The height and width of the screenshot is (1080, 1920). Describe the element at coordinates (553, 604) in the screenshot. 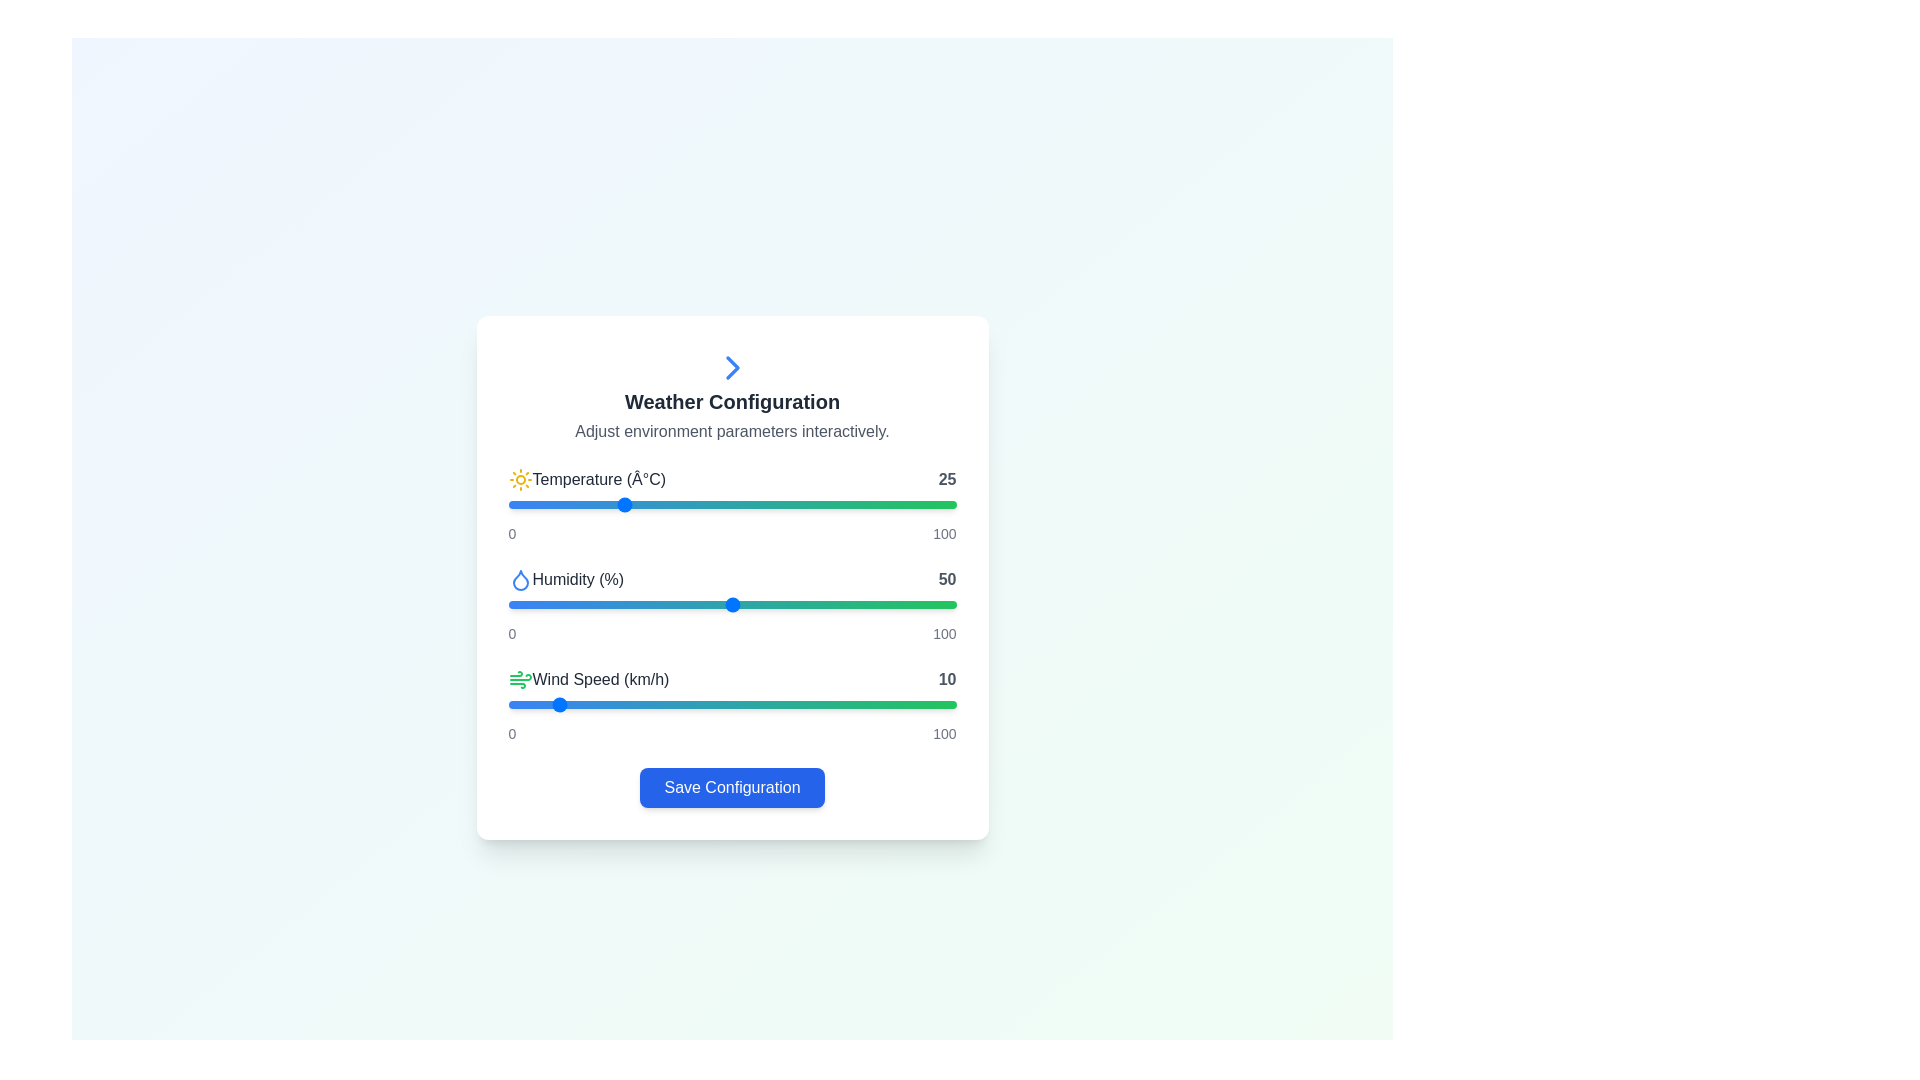

I see `the humidity level` at that location.